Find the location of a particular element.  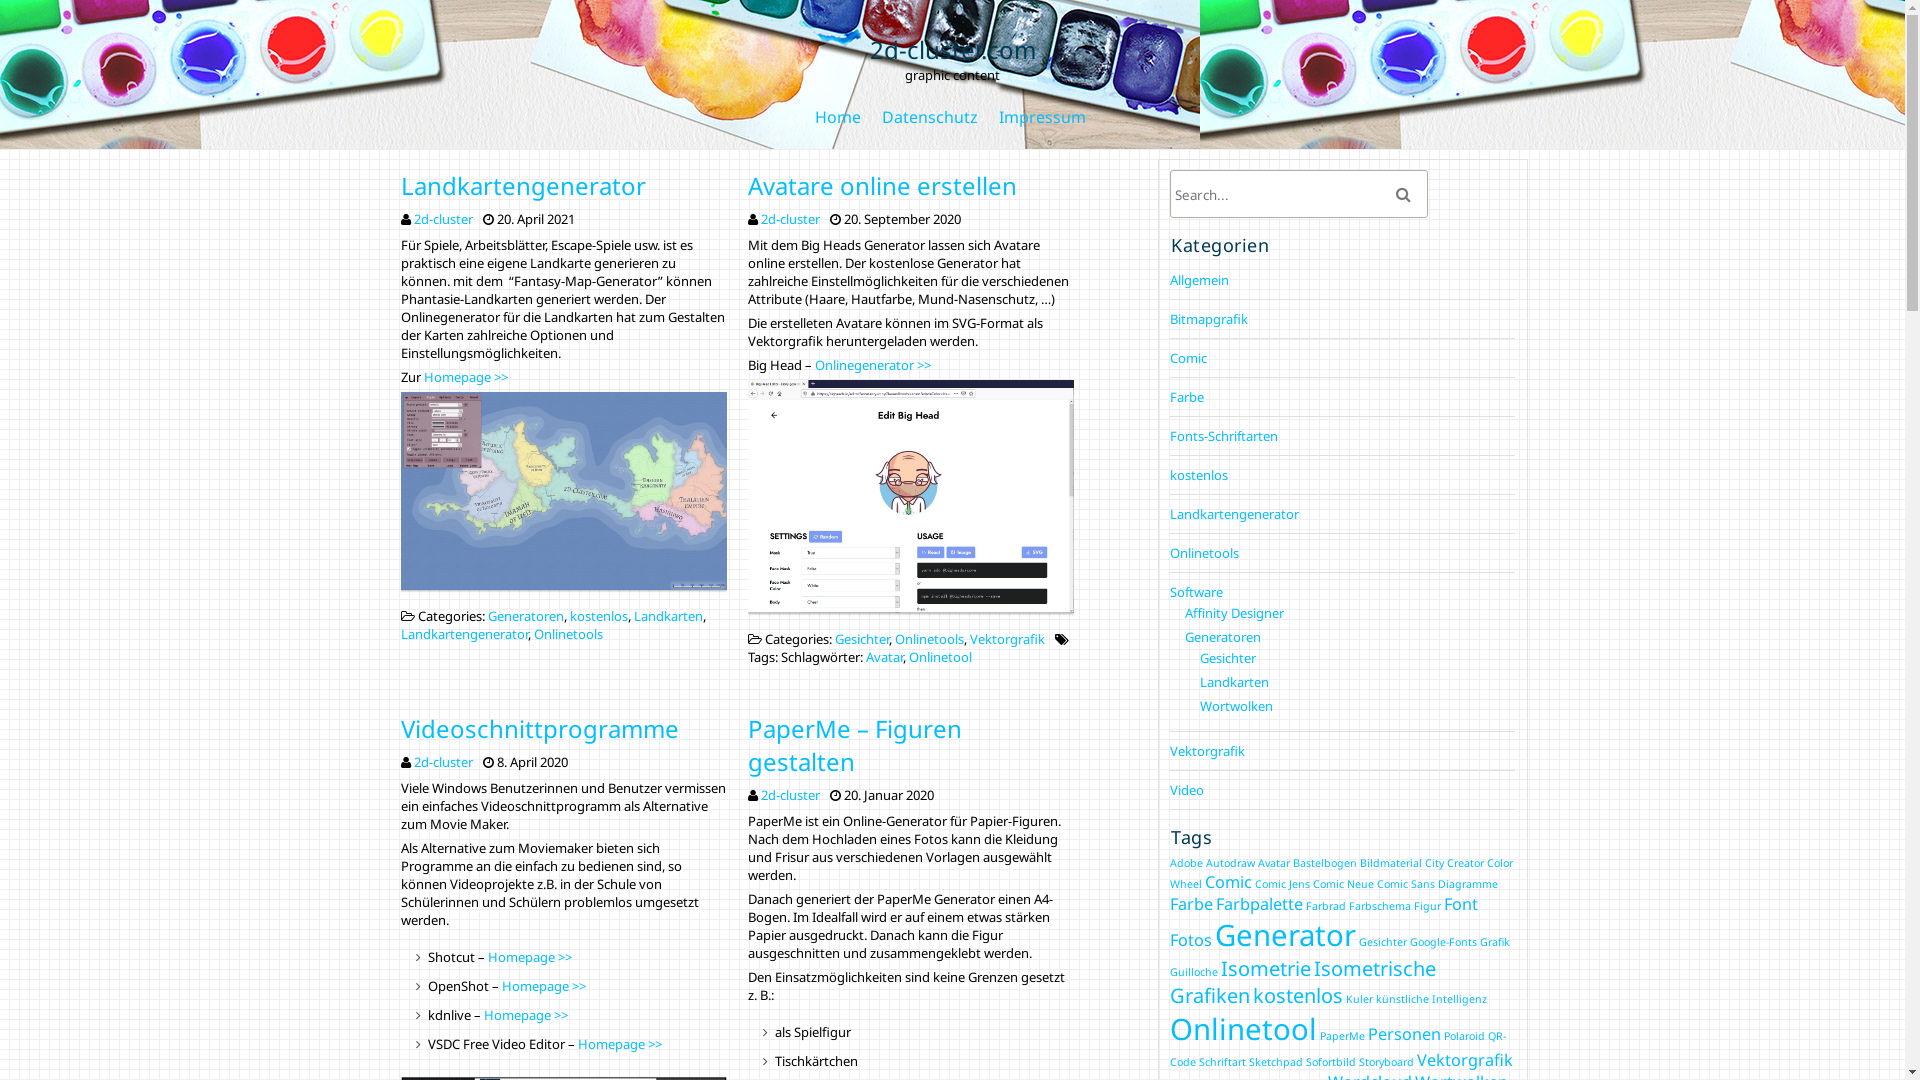

'Allgemein' is located at coordinates (1199, 280).